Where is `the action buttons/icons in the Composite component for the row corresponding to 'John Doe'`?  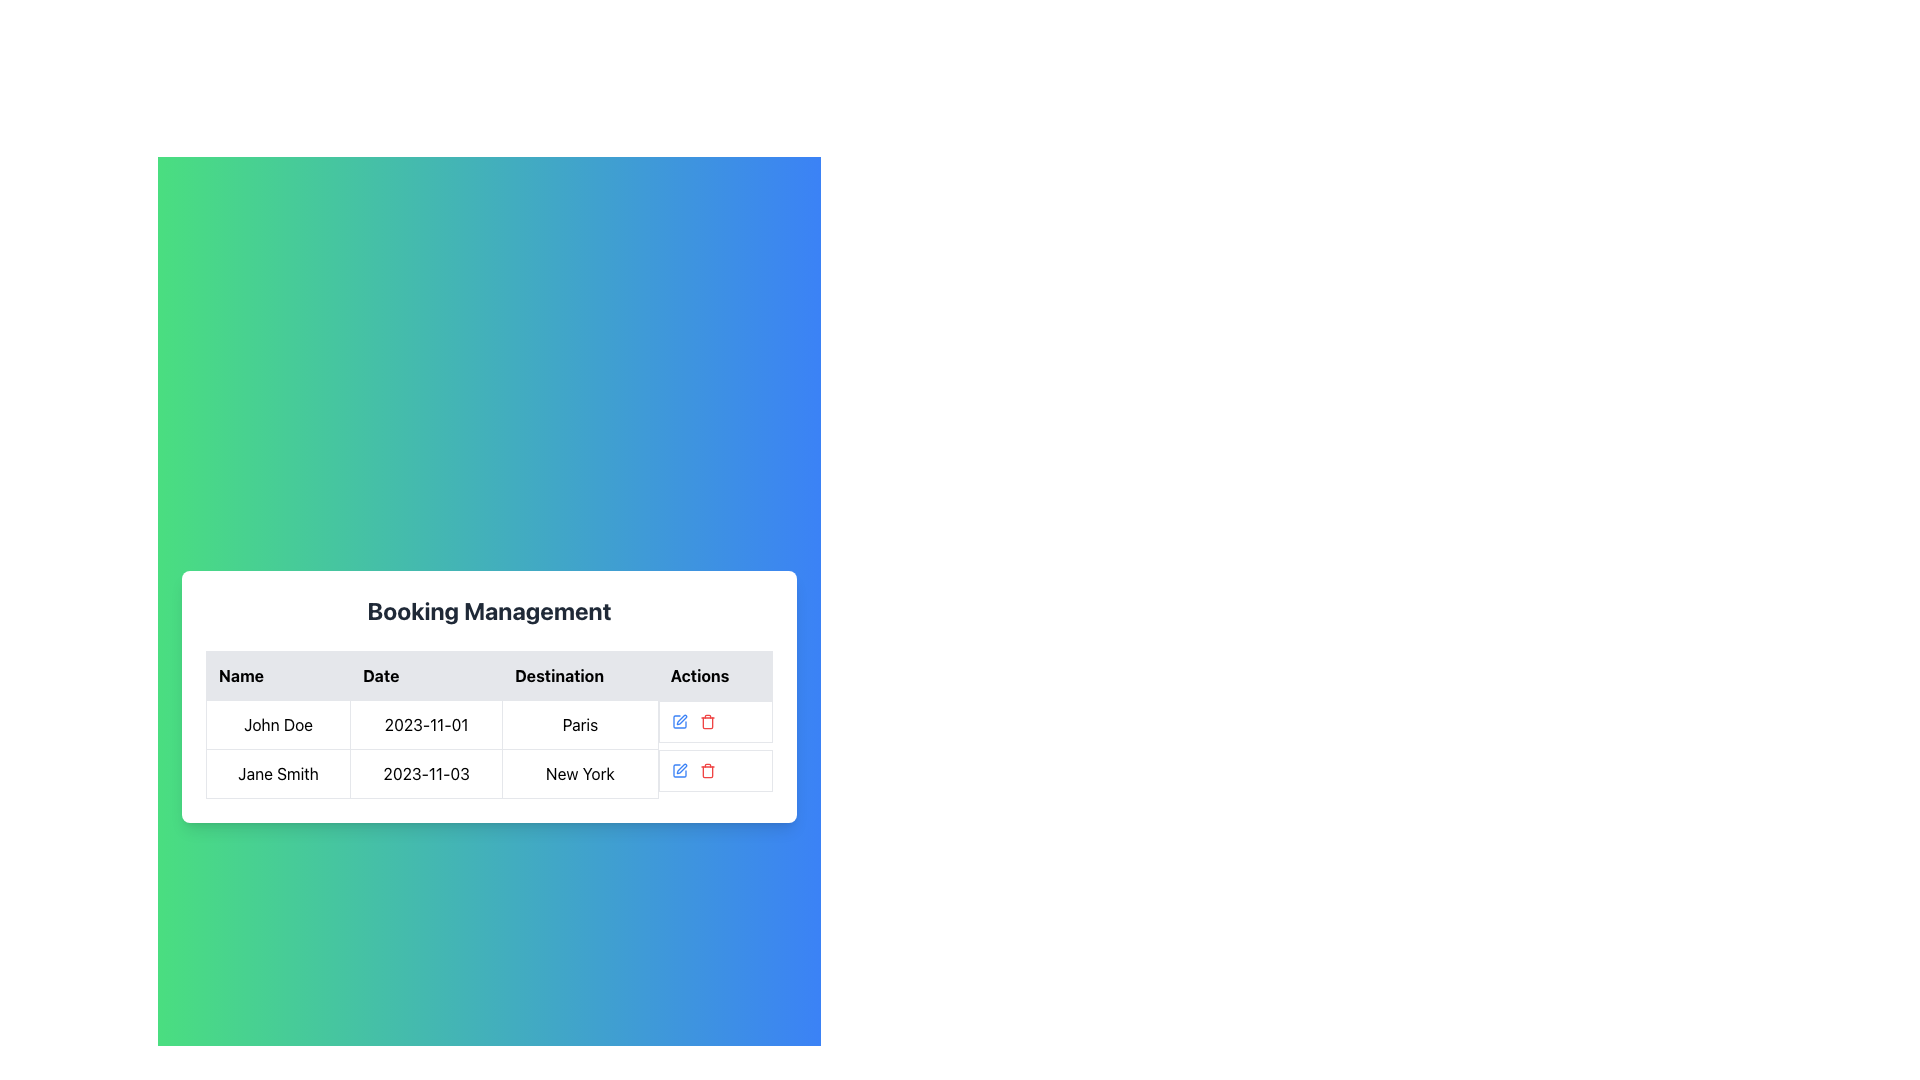
the action buttons/icons in the Composite component for the row corresponding to 'John Doe' is located at coordinates (715, 721).